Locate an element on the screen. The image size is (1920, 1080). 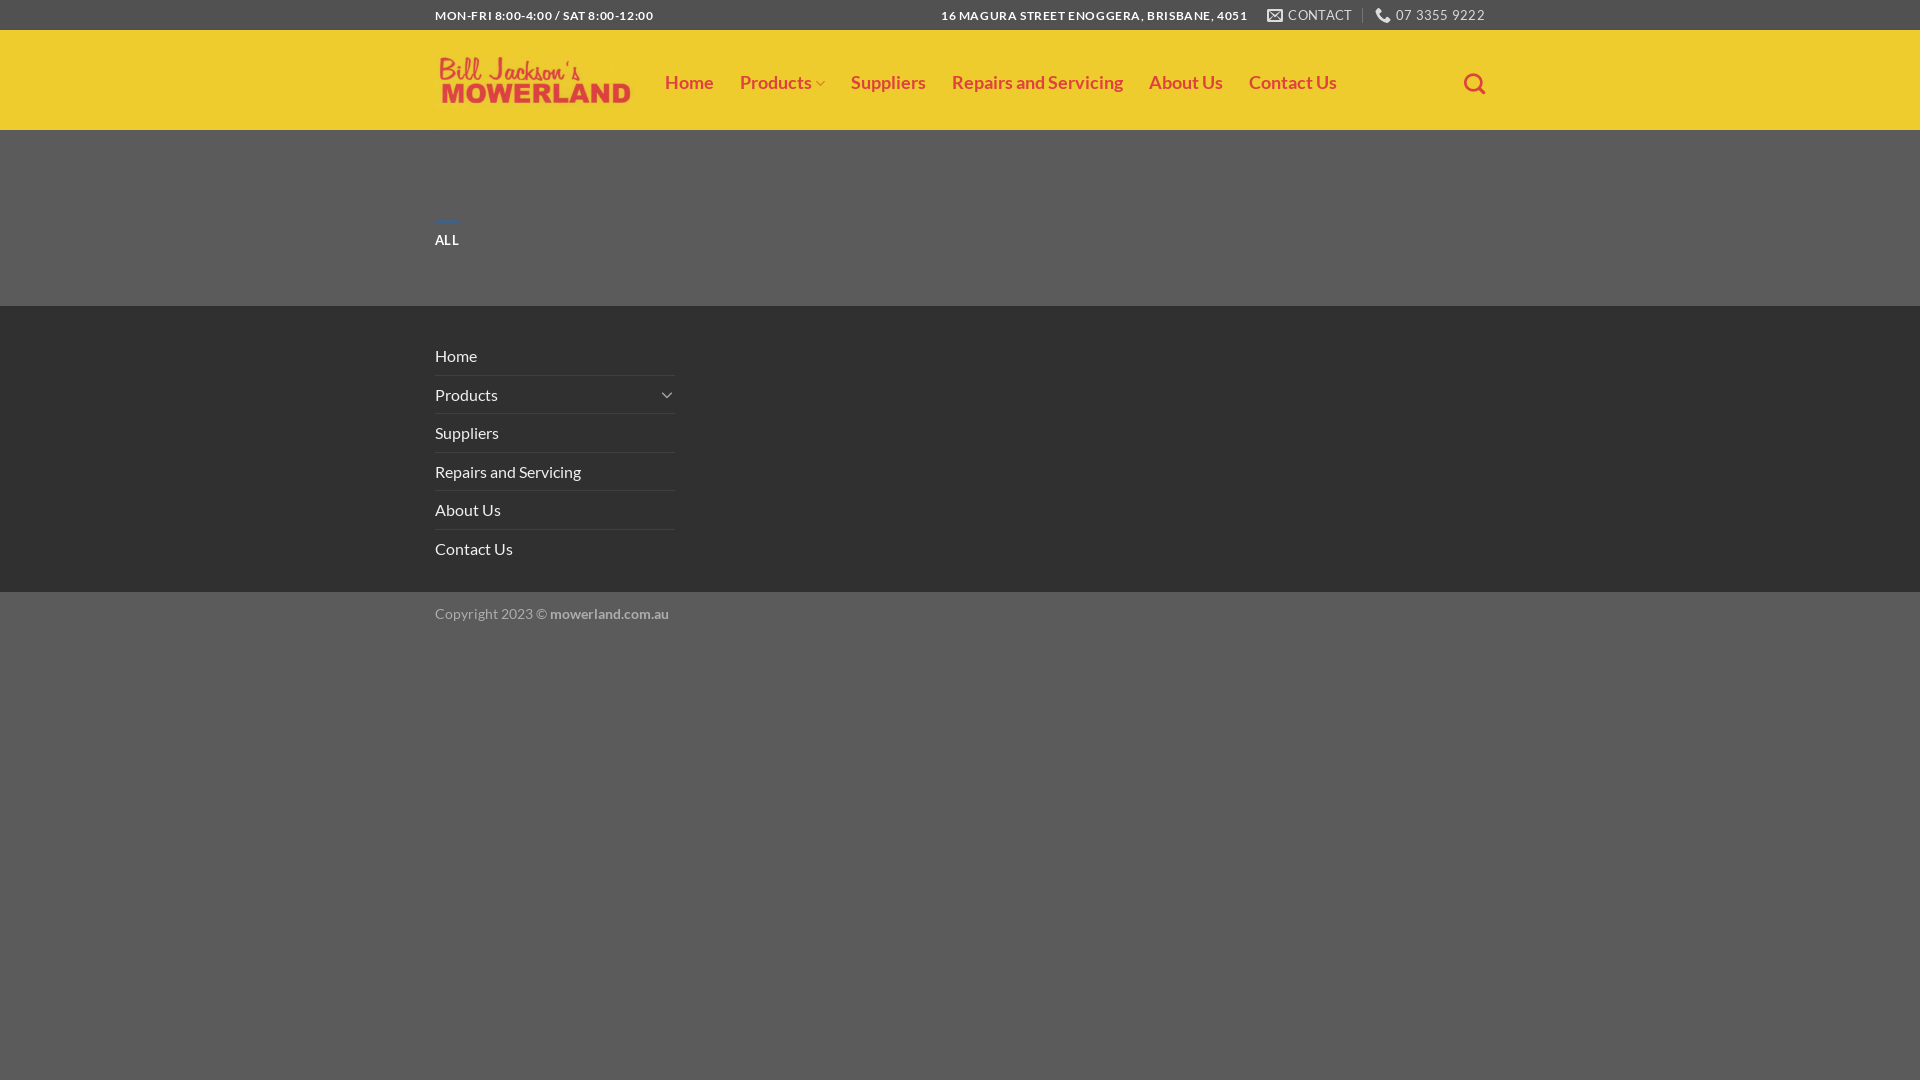
'07 3355 9222' is located at coordinates (1429, 15).